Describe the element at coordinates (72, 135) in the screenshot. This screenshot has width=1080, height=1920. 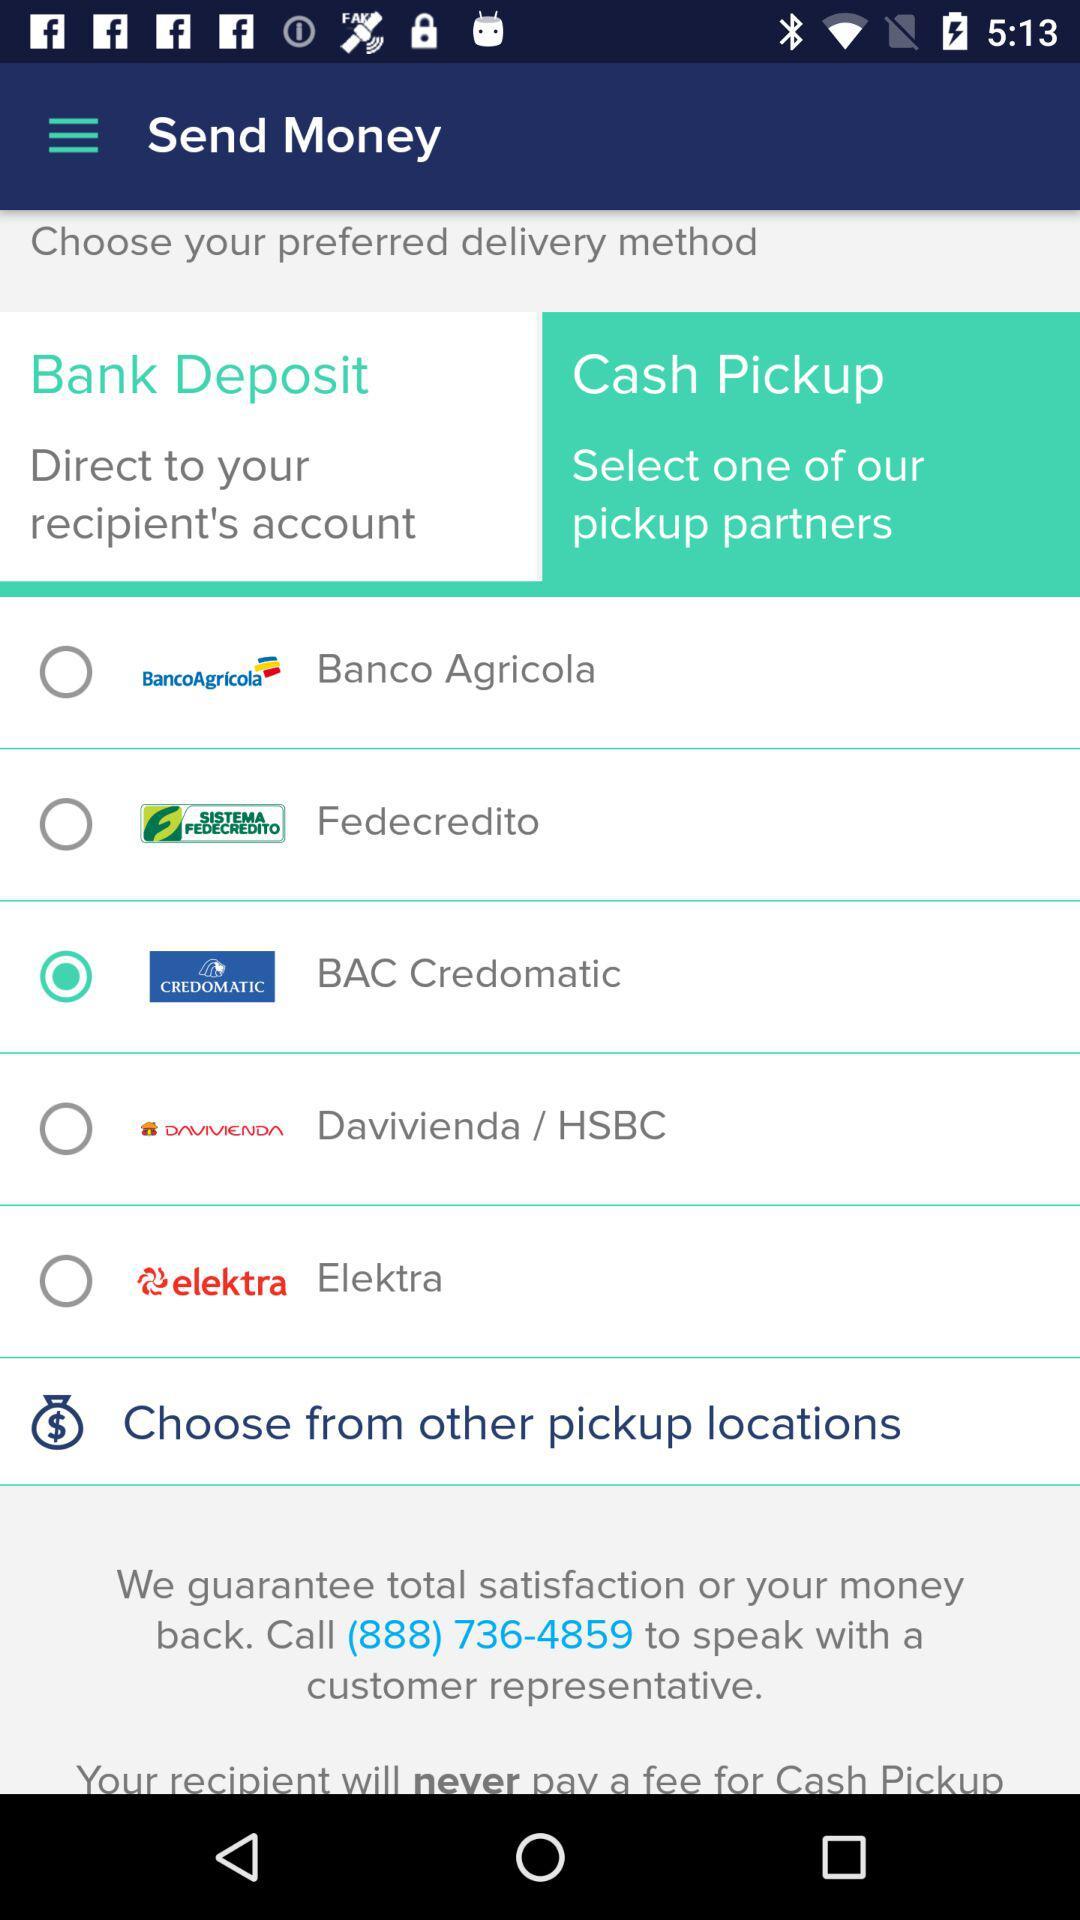
I see `item to the left of send money app` at that location.